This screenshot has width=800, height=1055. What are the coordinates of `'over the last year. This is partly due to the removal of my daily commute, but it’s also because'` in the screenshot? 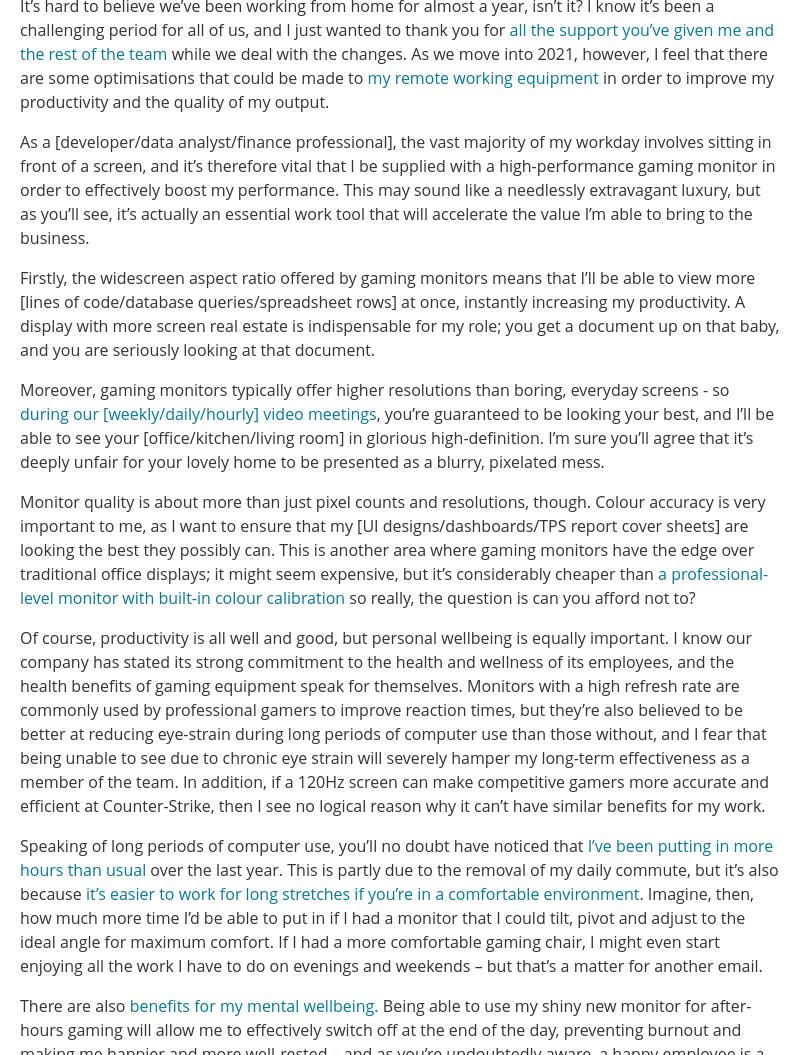 It's located at (398, 880).